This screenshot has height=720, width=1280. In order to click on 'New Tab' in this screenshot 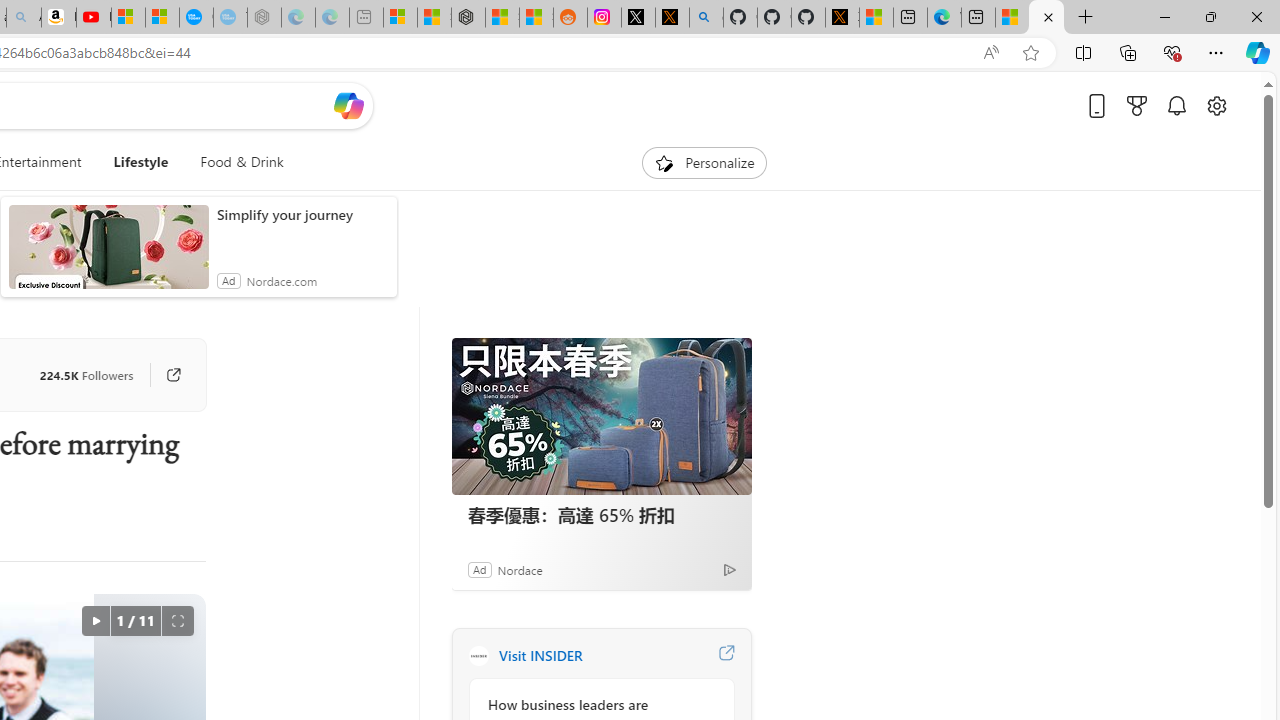, I will do `click(1085, 17)`.